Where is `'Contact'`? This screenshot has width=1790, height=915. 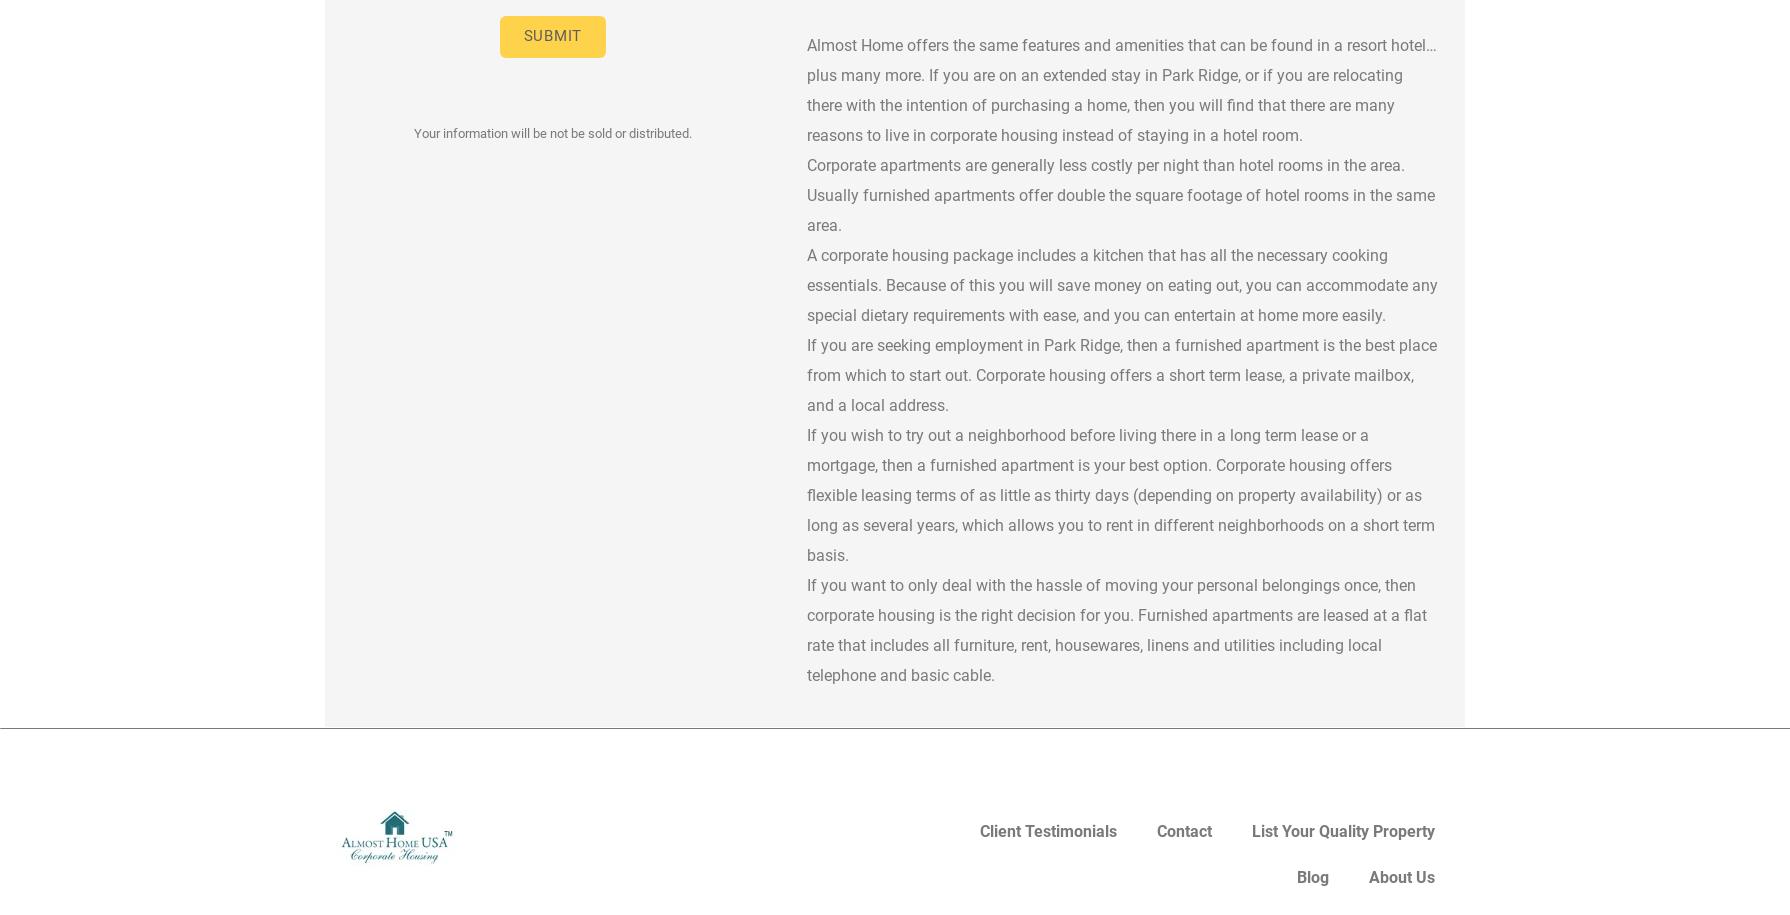
'Contact' is located at coordinates (1184, 831).